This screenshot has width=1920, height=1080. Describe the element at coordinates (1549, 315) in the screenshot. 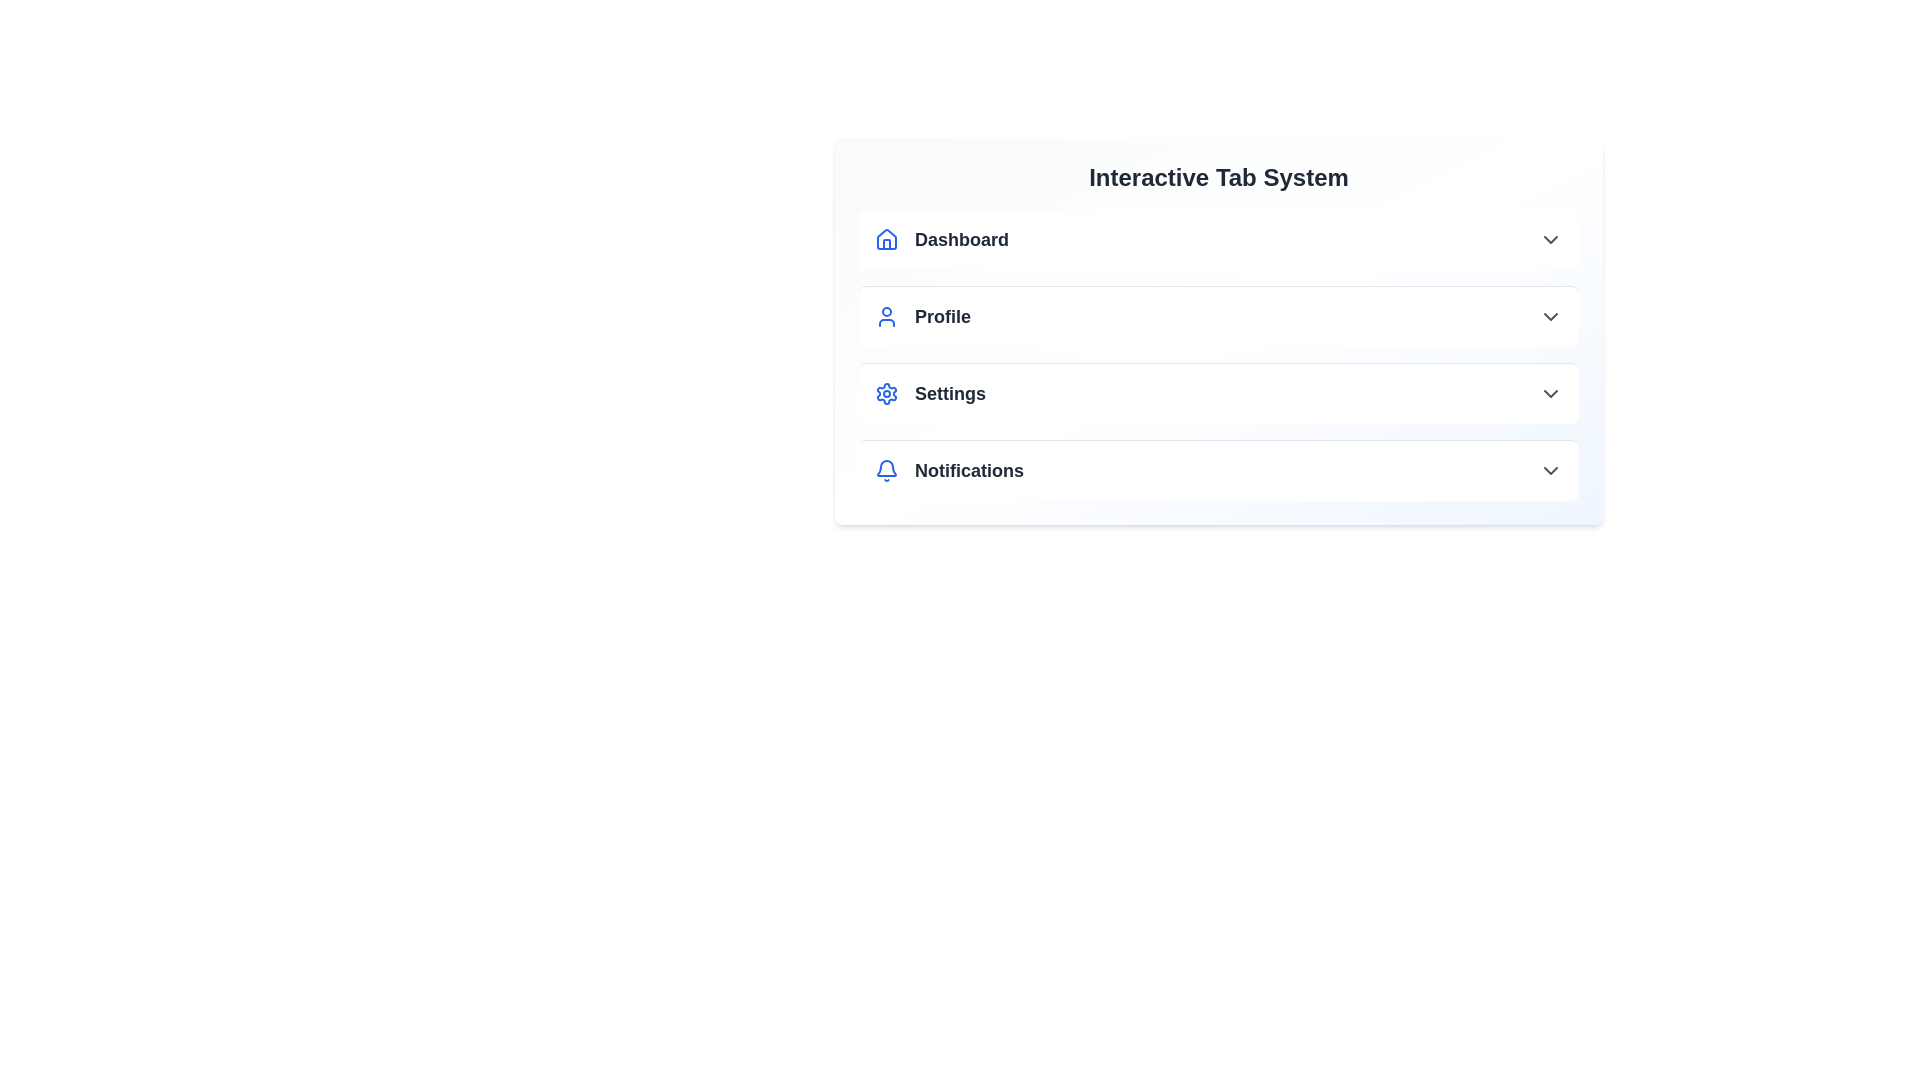

I see `the Dropdown indicator icon located at the far right of the 'Profile' row, which serves as the activator for expanding or collapsing additional details` at that location.